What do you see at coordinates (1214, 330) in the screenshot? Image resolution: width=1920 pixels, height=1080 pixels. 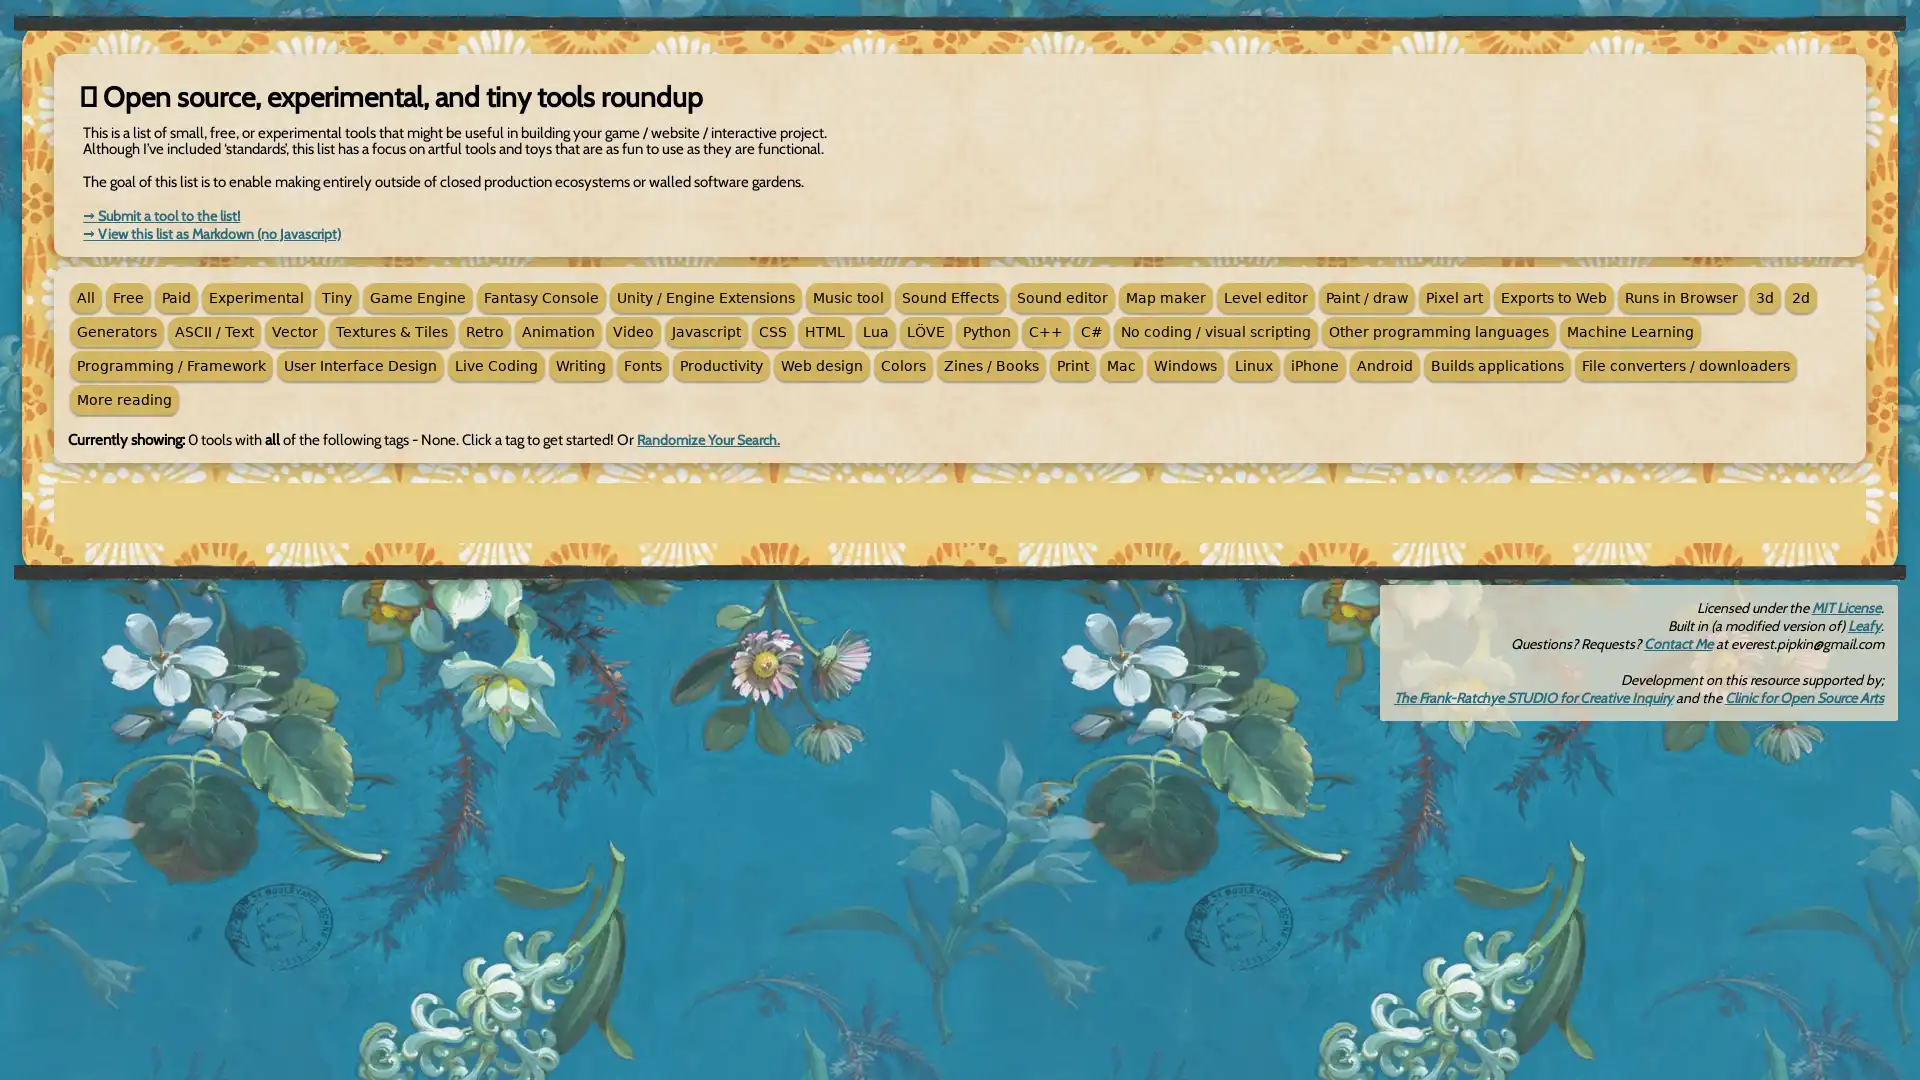 I see `No coding / visual scripting` at bounding box center [1214, 330].